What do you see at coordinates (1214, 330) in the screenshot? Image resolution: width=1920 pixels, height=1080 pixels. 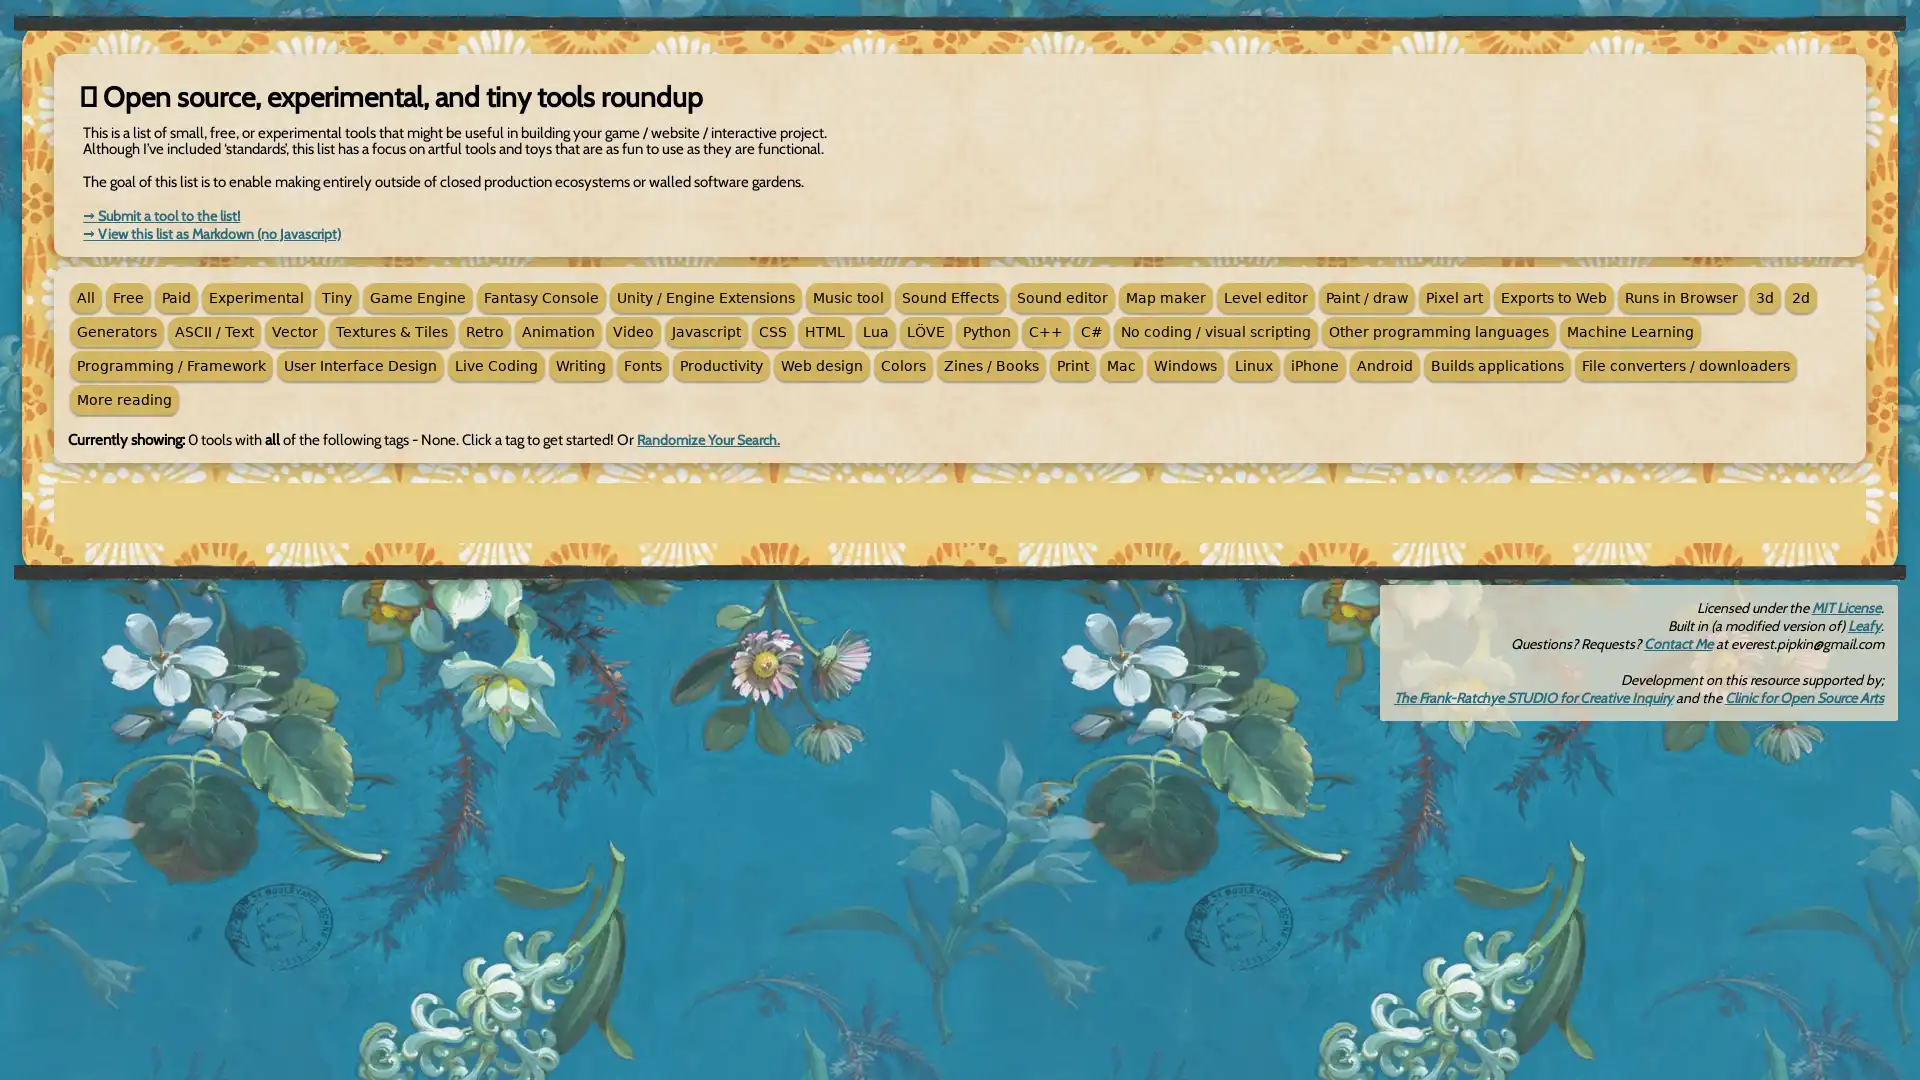 I see `No coding / visual scripting` at bounding box center [1214, 330].